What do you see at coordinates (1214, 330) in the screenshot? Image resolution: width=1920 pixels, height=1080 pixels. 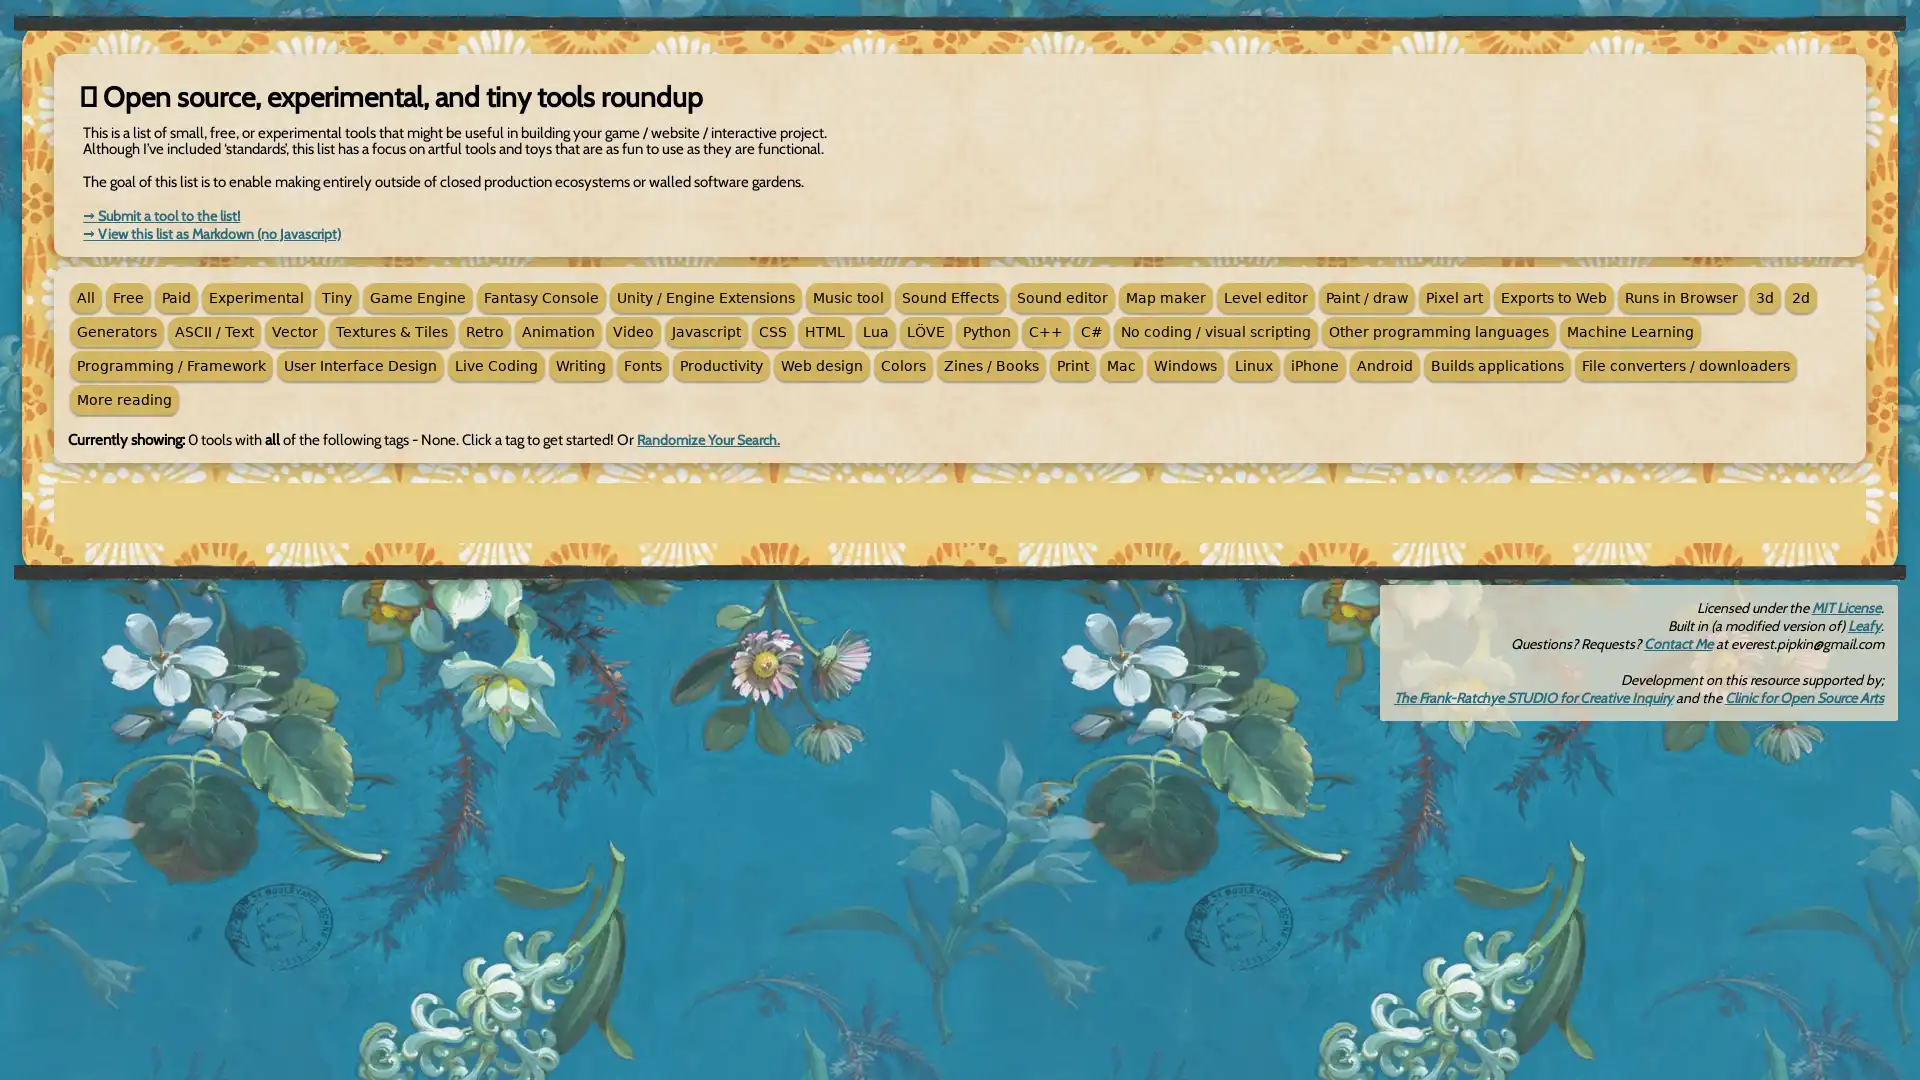 I see `No coding / visual scripting` at bounding box center [1214, 330].